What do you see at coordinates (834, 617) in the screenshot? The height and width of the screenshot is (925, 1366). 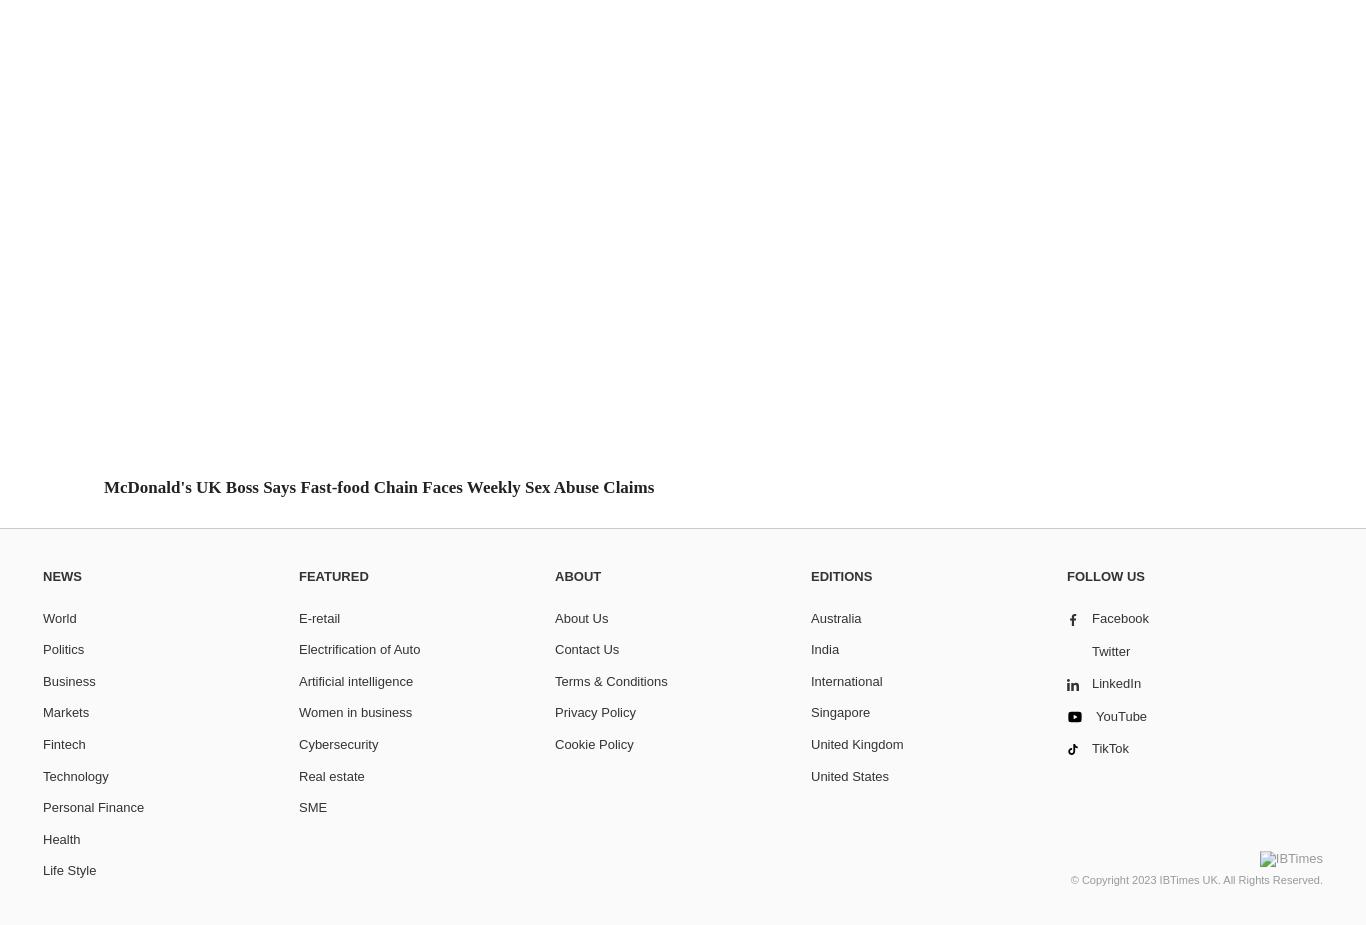 I see `'Australia'` at bounding box center [834, 617].